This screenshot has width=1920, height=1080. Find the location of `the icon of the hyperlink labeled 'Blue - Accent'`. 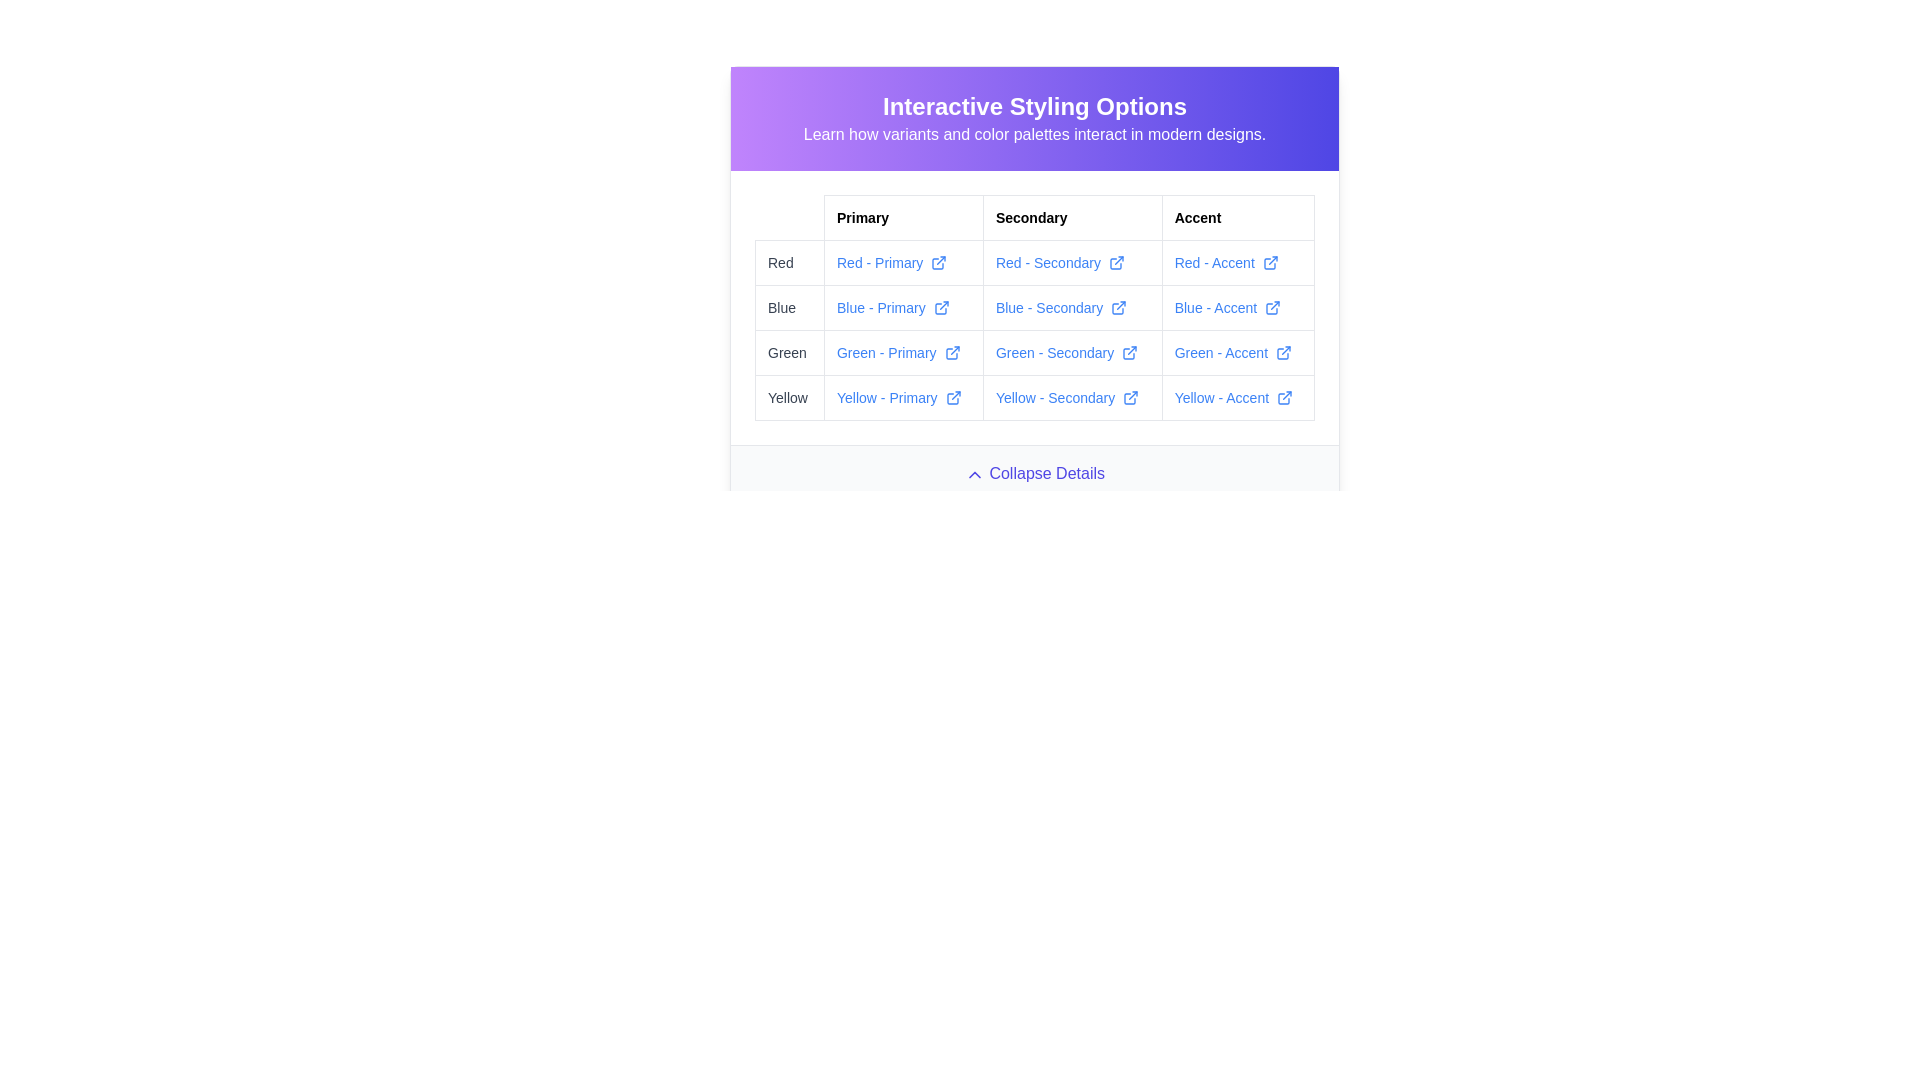

the icon of the hyperlink labeled 'Blue - Accent' is located at coordinates (1237, 308).